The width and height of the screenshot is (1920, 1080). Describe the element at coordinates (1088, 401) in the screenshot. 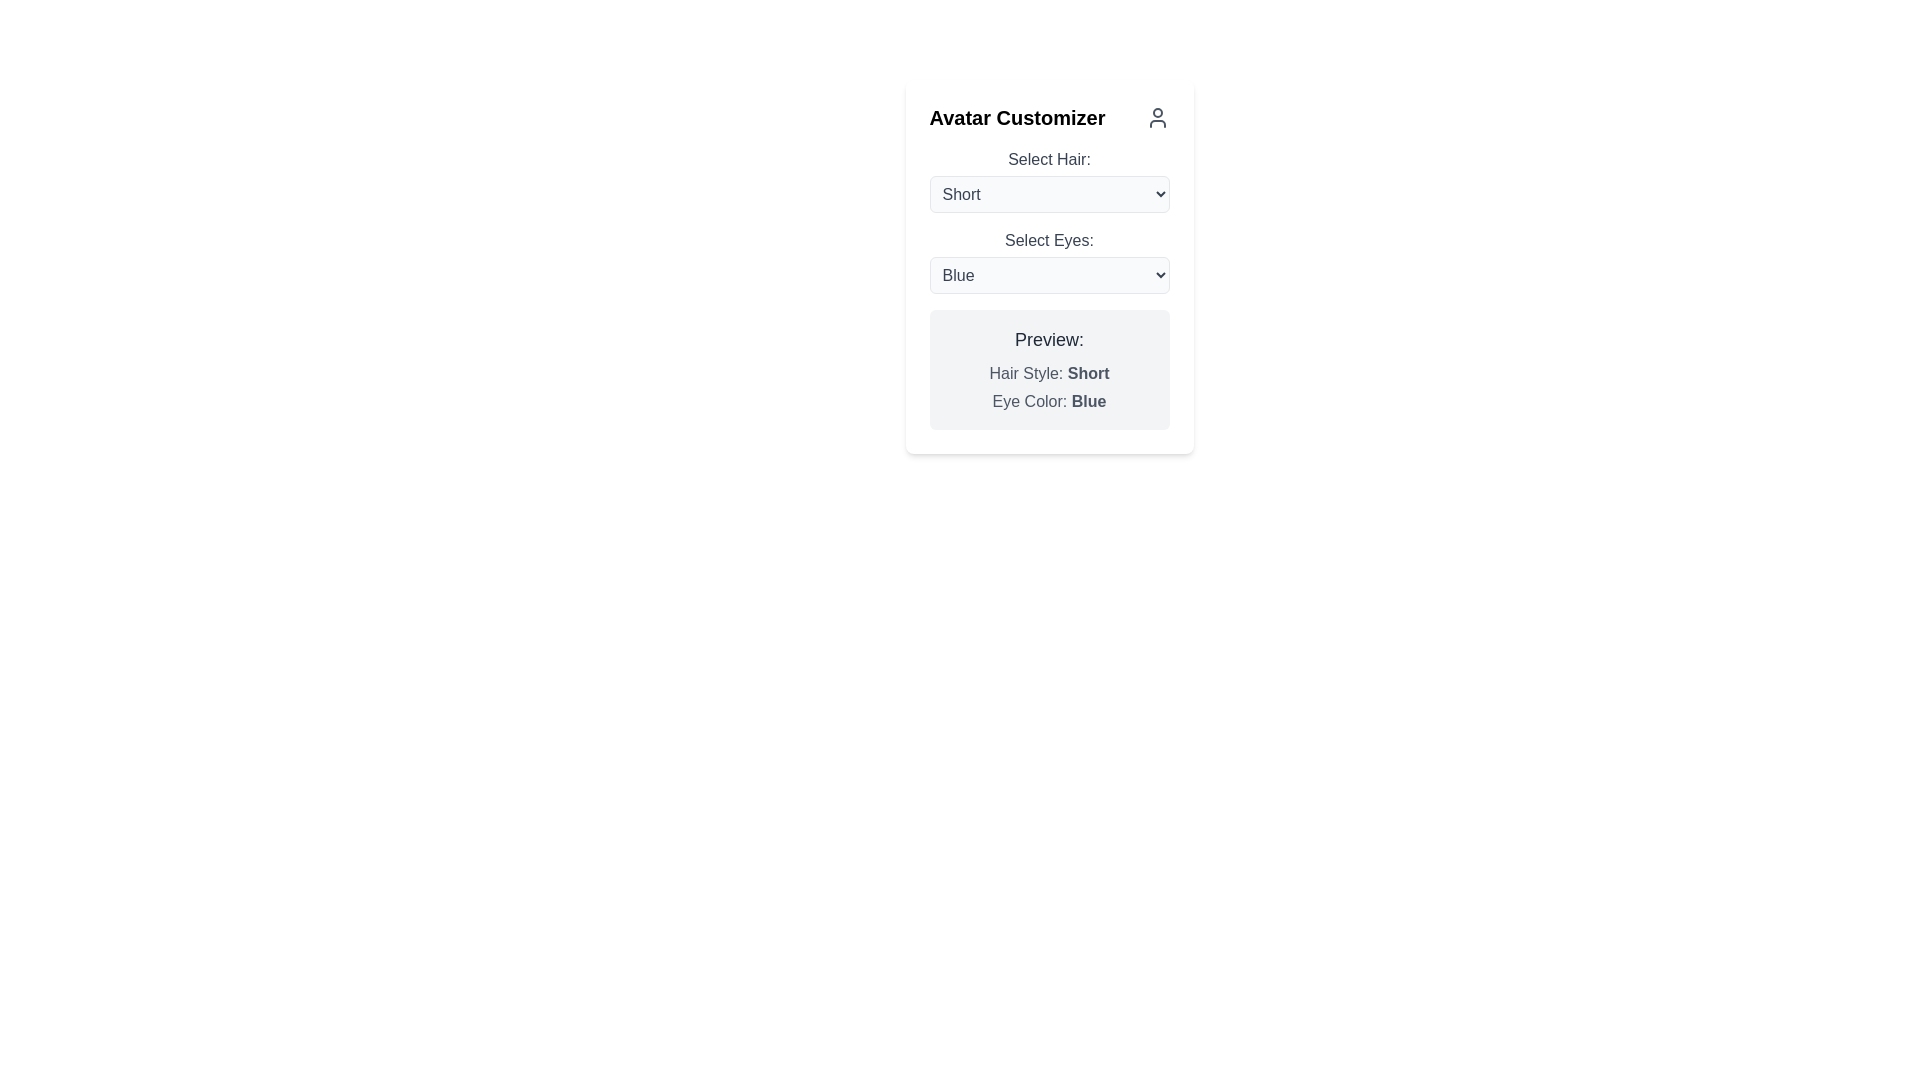

I see `the text label displaying 'Blue' in bold font style, which is part of the 'Eye Color: Blue' descriptor located in the lower section of the card interface` at that location.